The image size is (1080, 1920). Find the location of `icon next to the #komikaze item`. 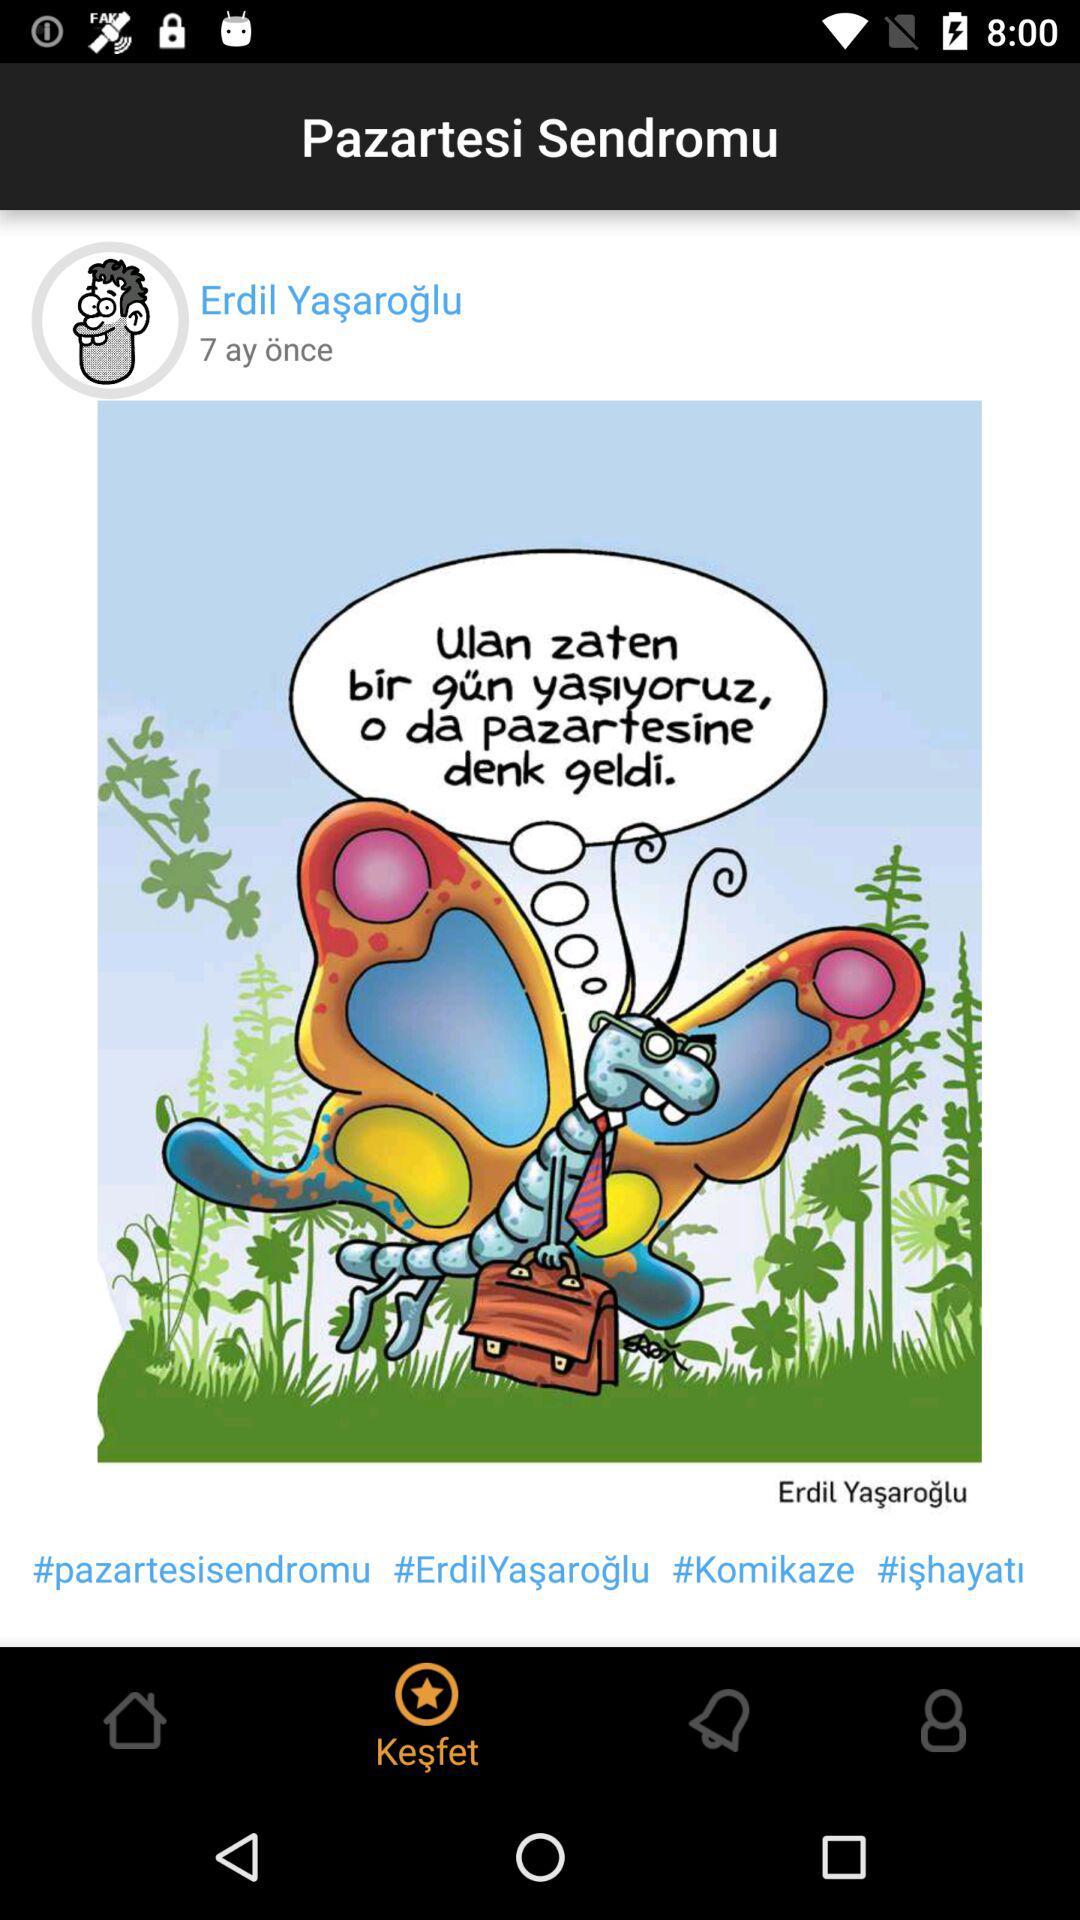

icon next to the #komikaze item is located at coordinates (520, 1567).